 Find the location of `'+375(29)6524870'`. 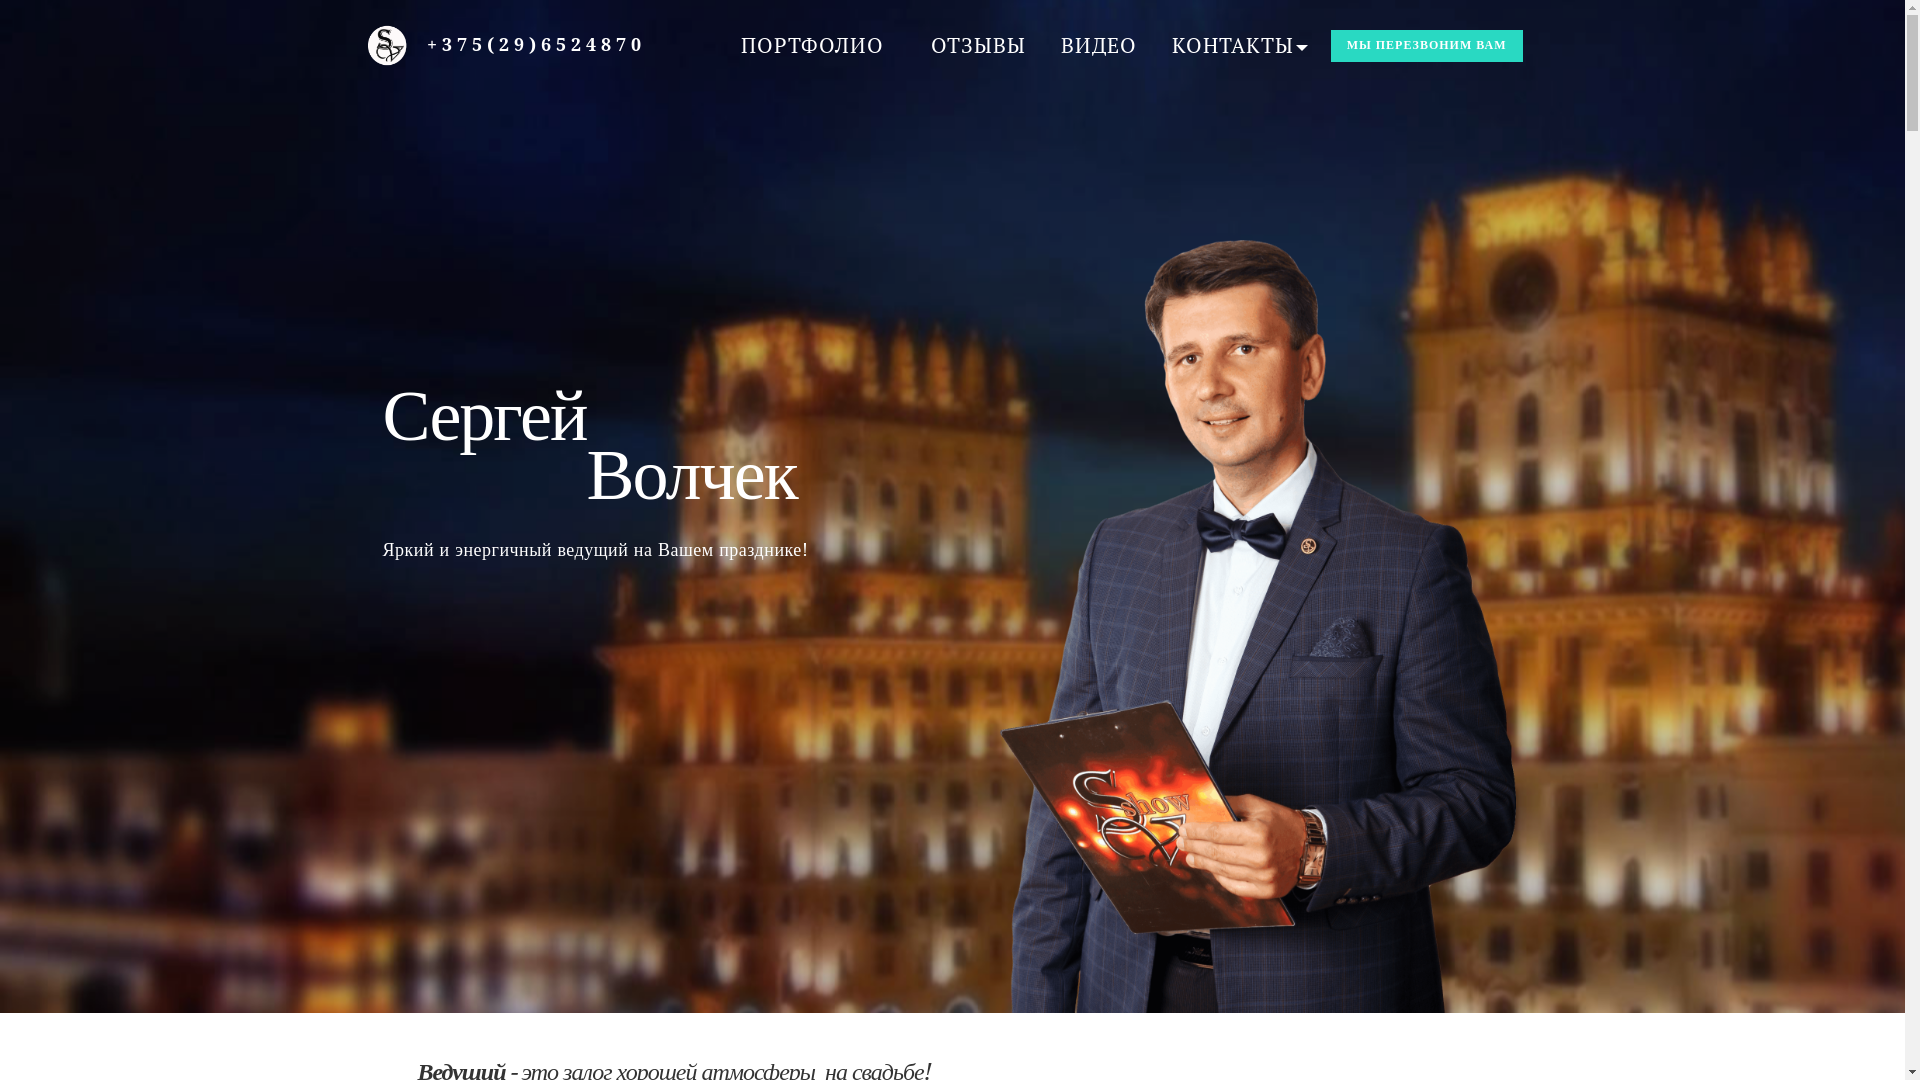

'+375(29)6524870' is located at coordinates (536, 44).